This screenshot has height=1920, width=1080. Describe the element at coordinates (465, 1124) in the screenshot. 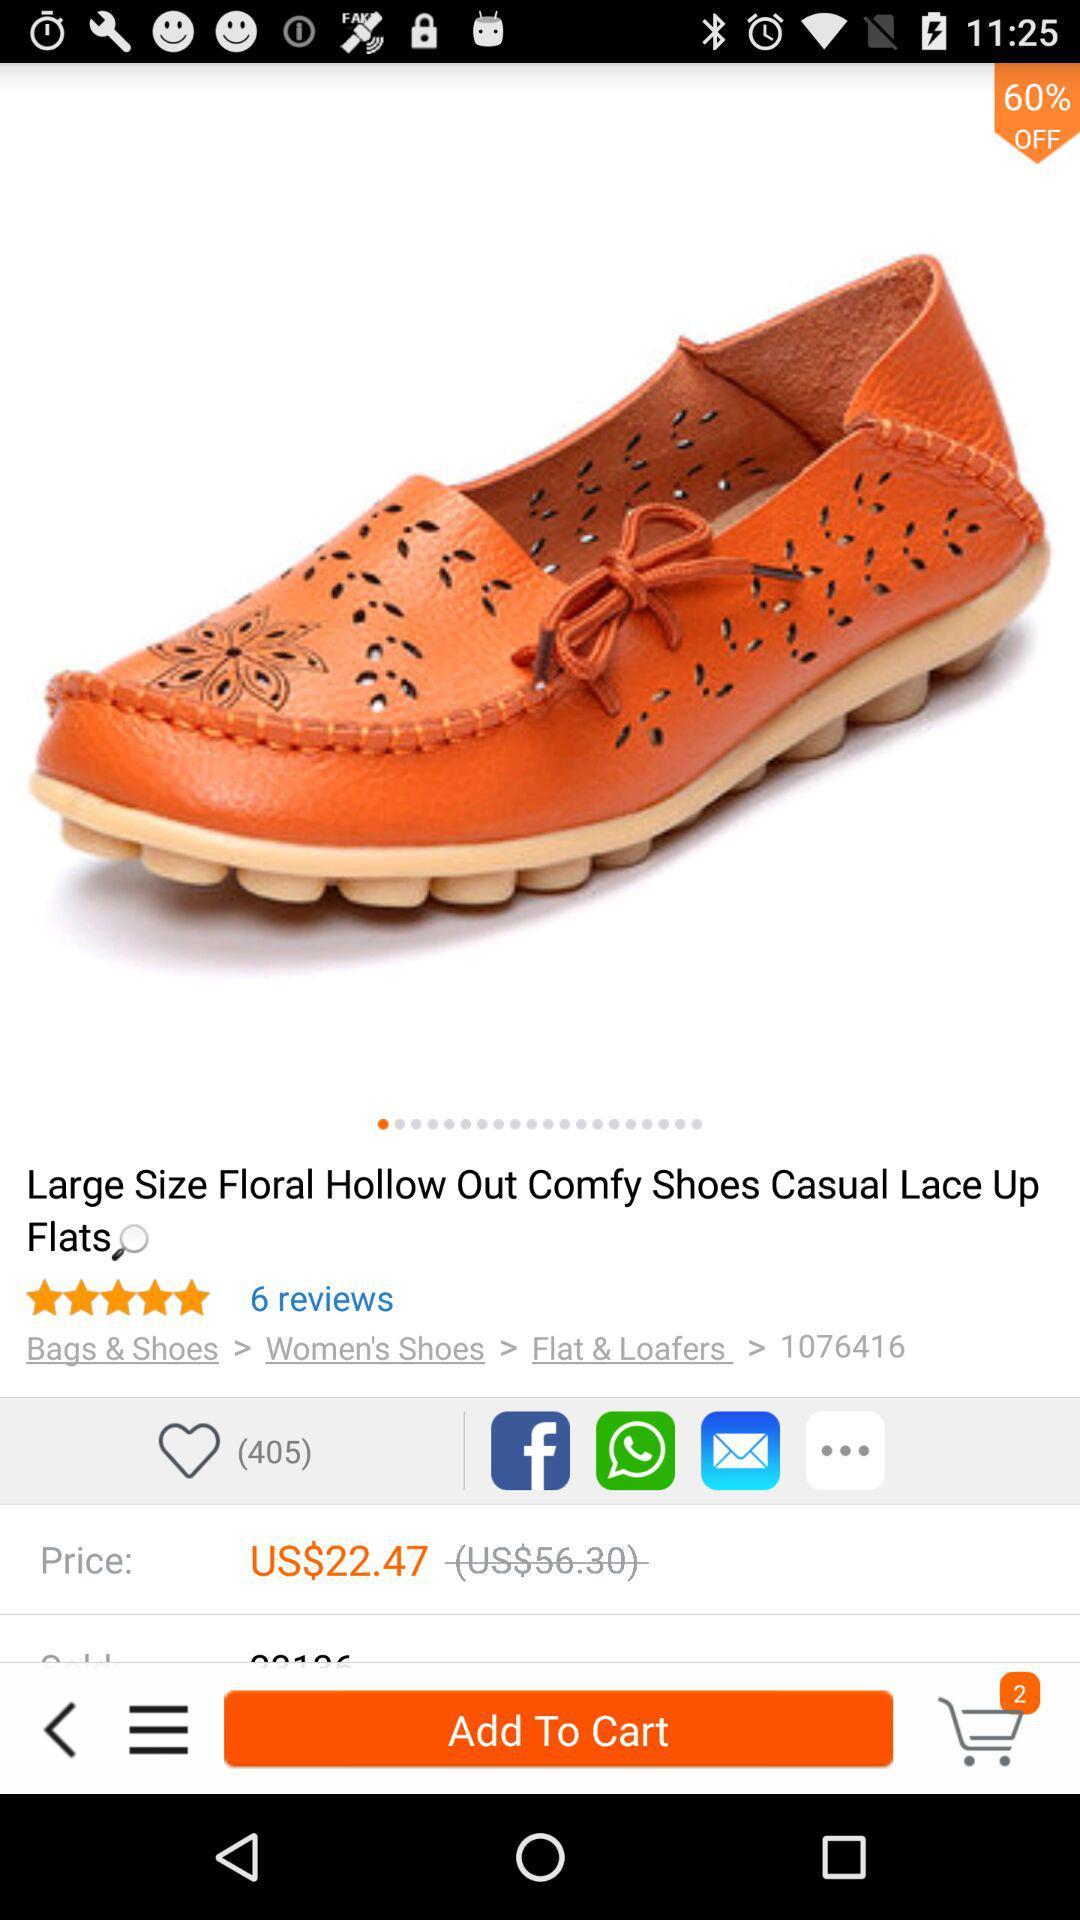

I see `the icon above loading...` at that location.